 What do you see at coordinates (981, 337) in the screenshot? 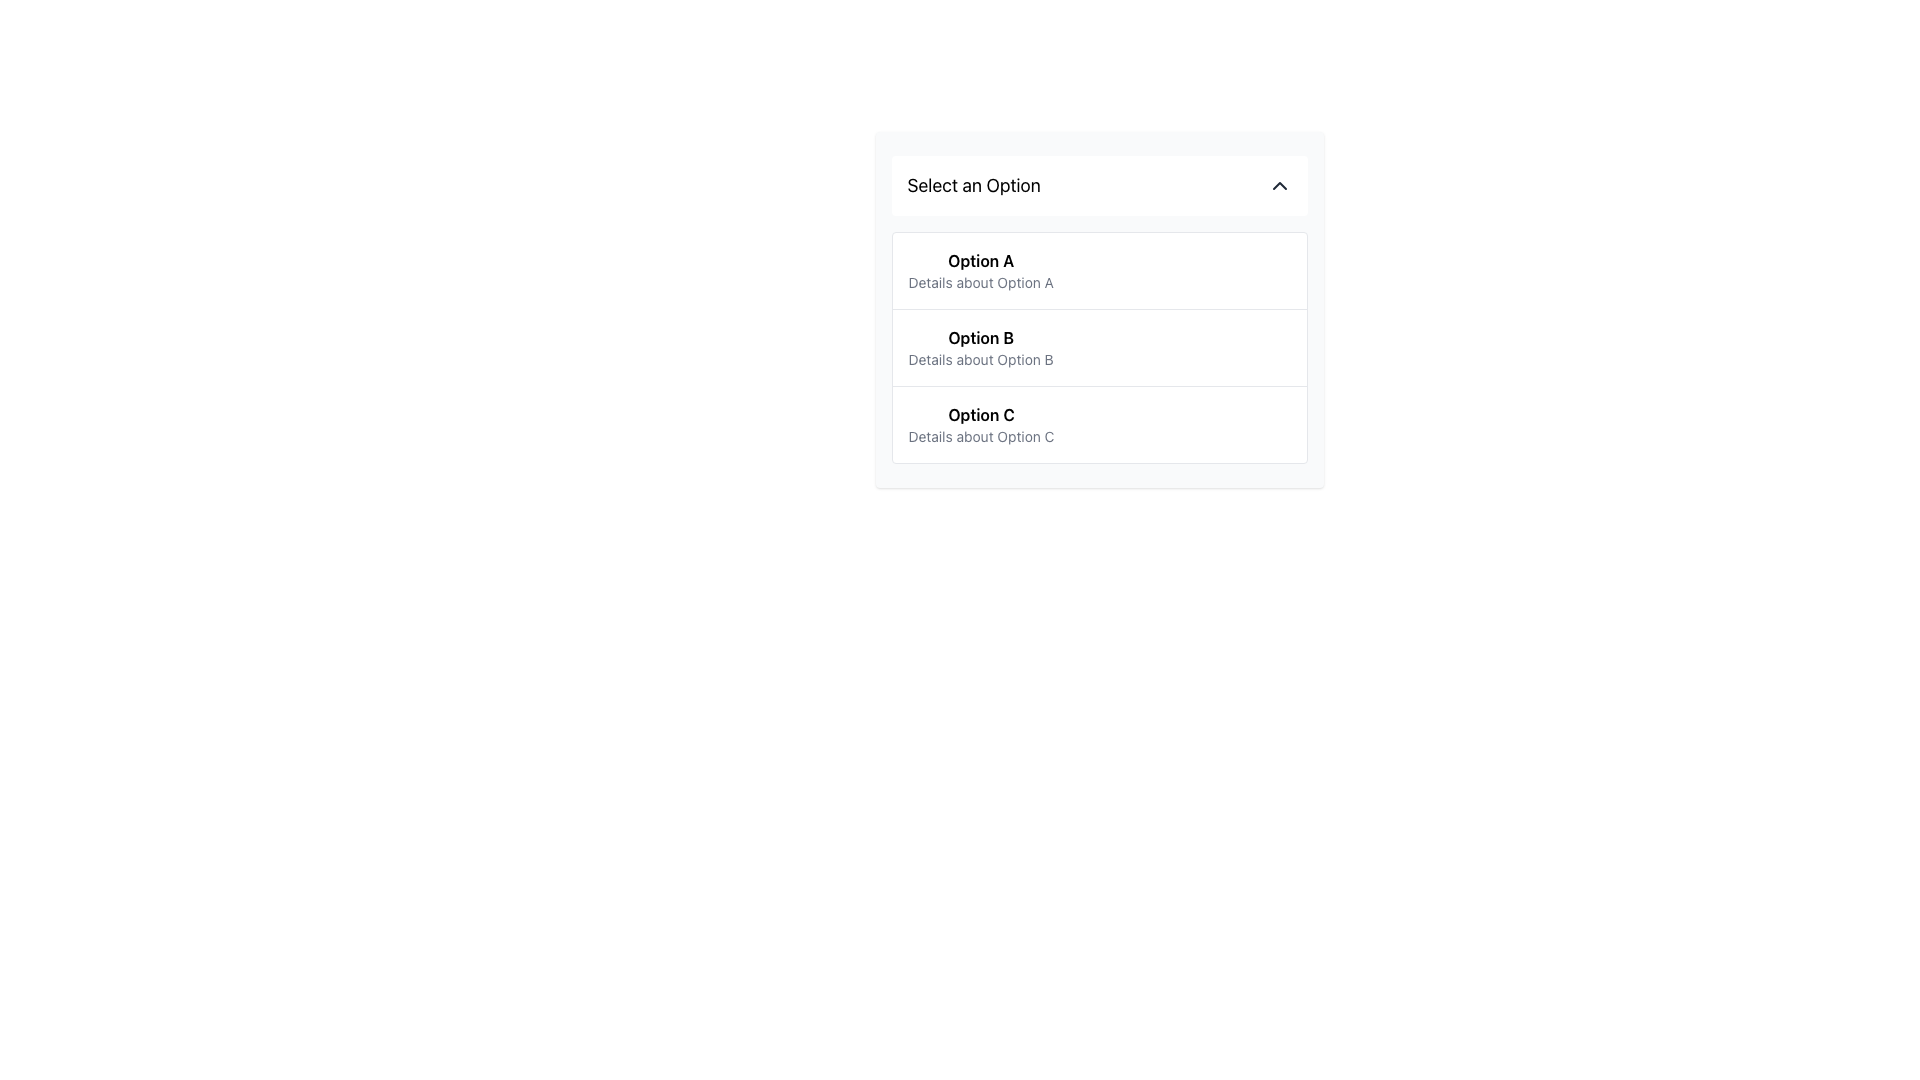
I see `the text label 'Option B' which serves as the label for the second option in the dropdown menu` at bounding box center [981, 337].